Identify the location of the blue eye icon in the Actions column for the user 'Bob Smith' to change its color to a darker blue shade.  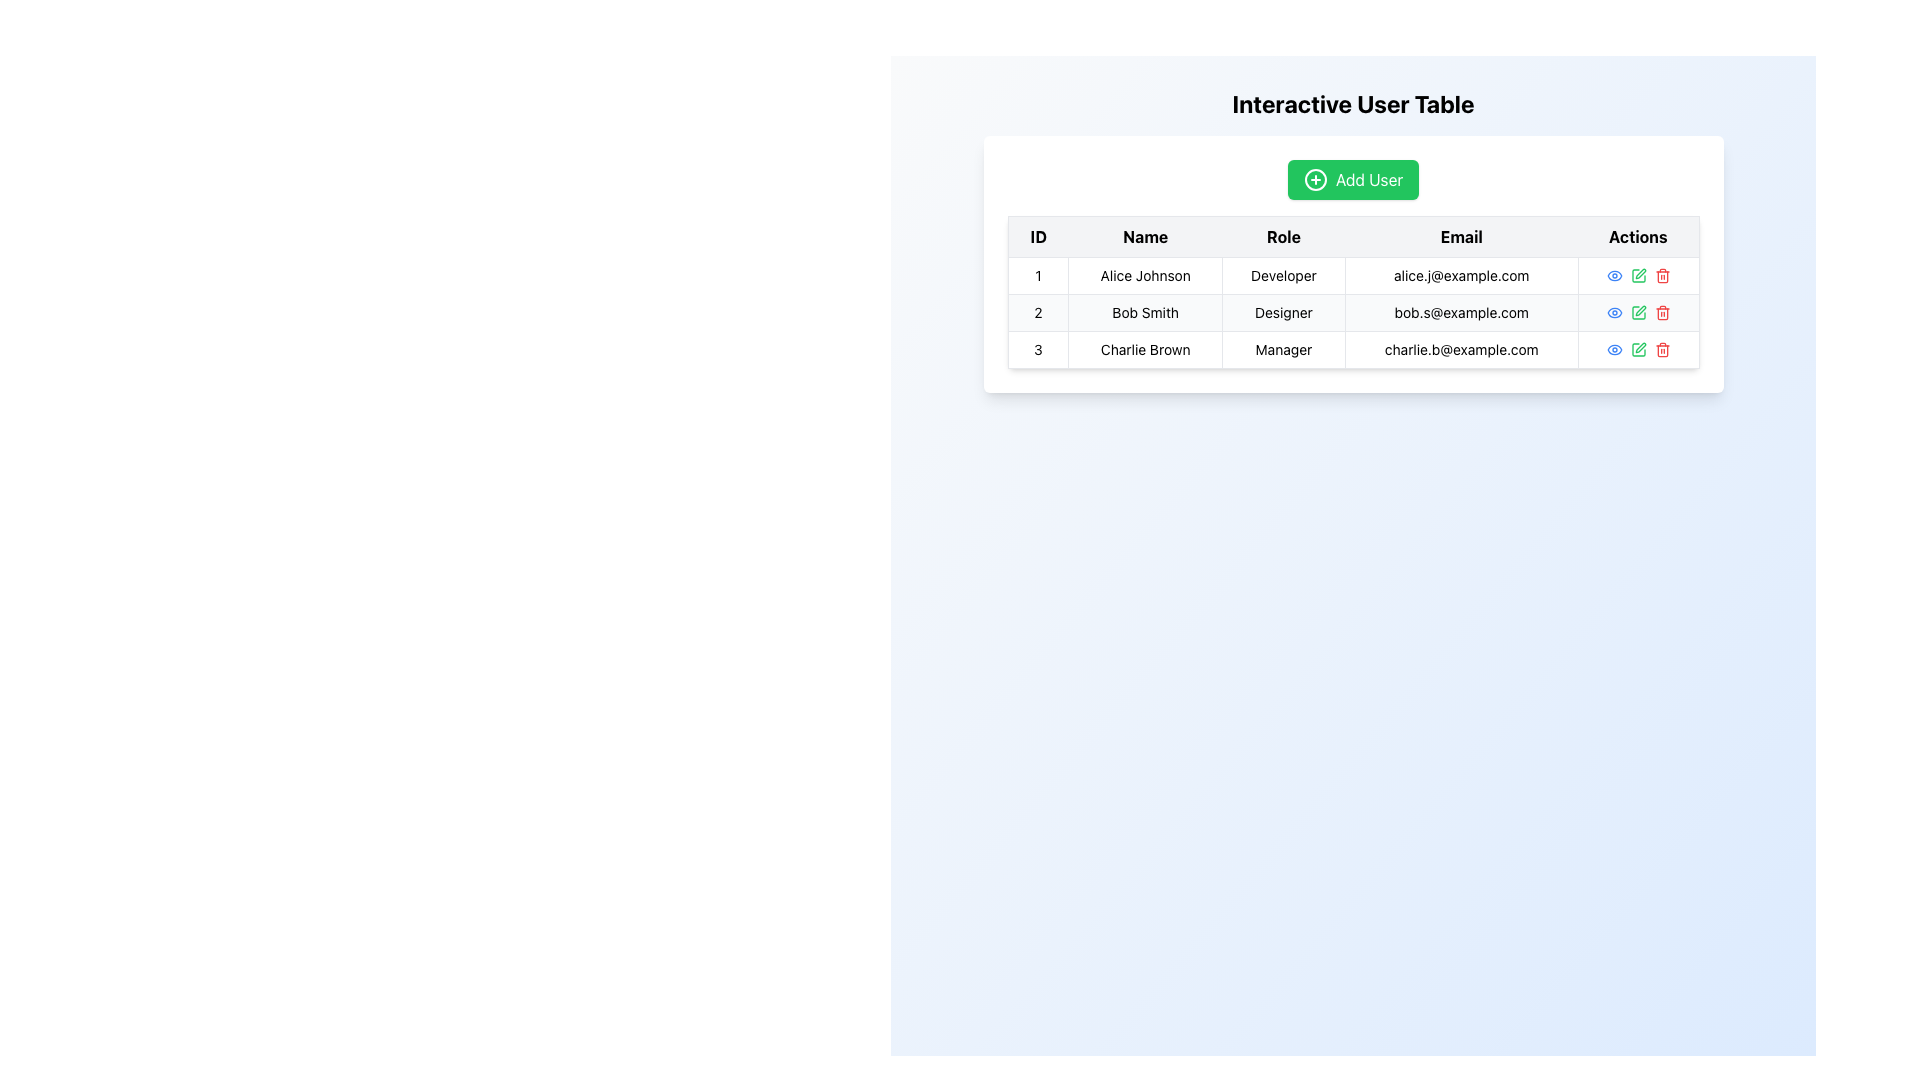
(1614, 312).